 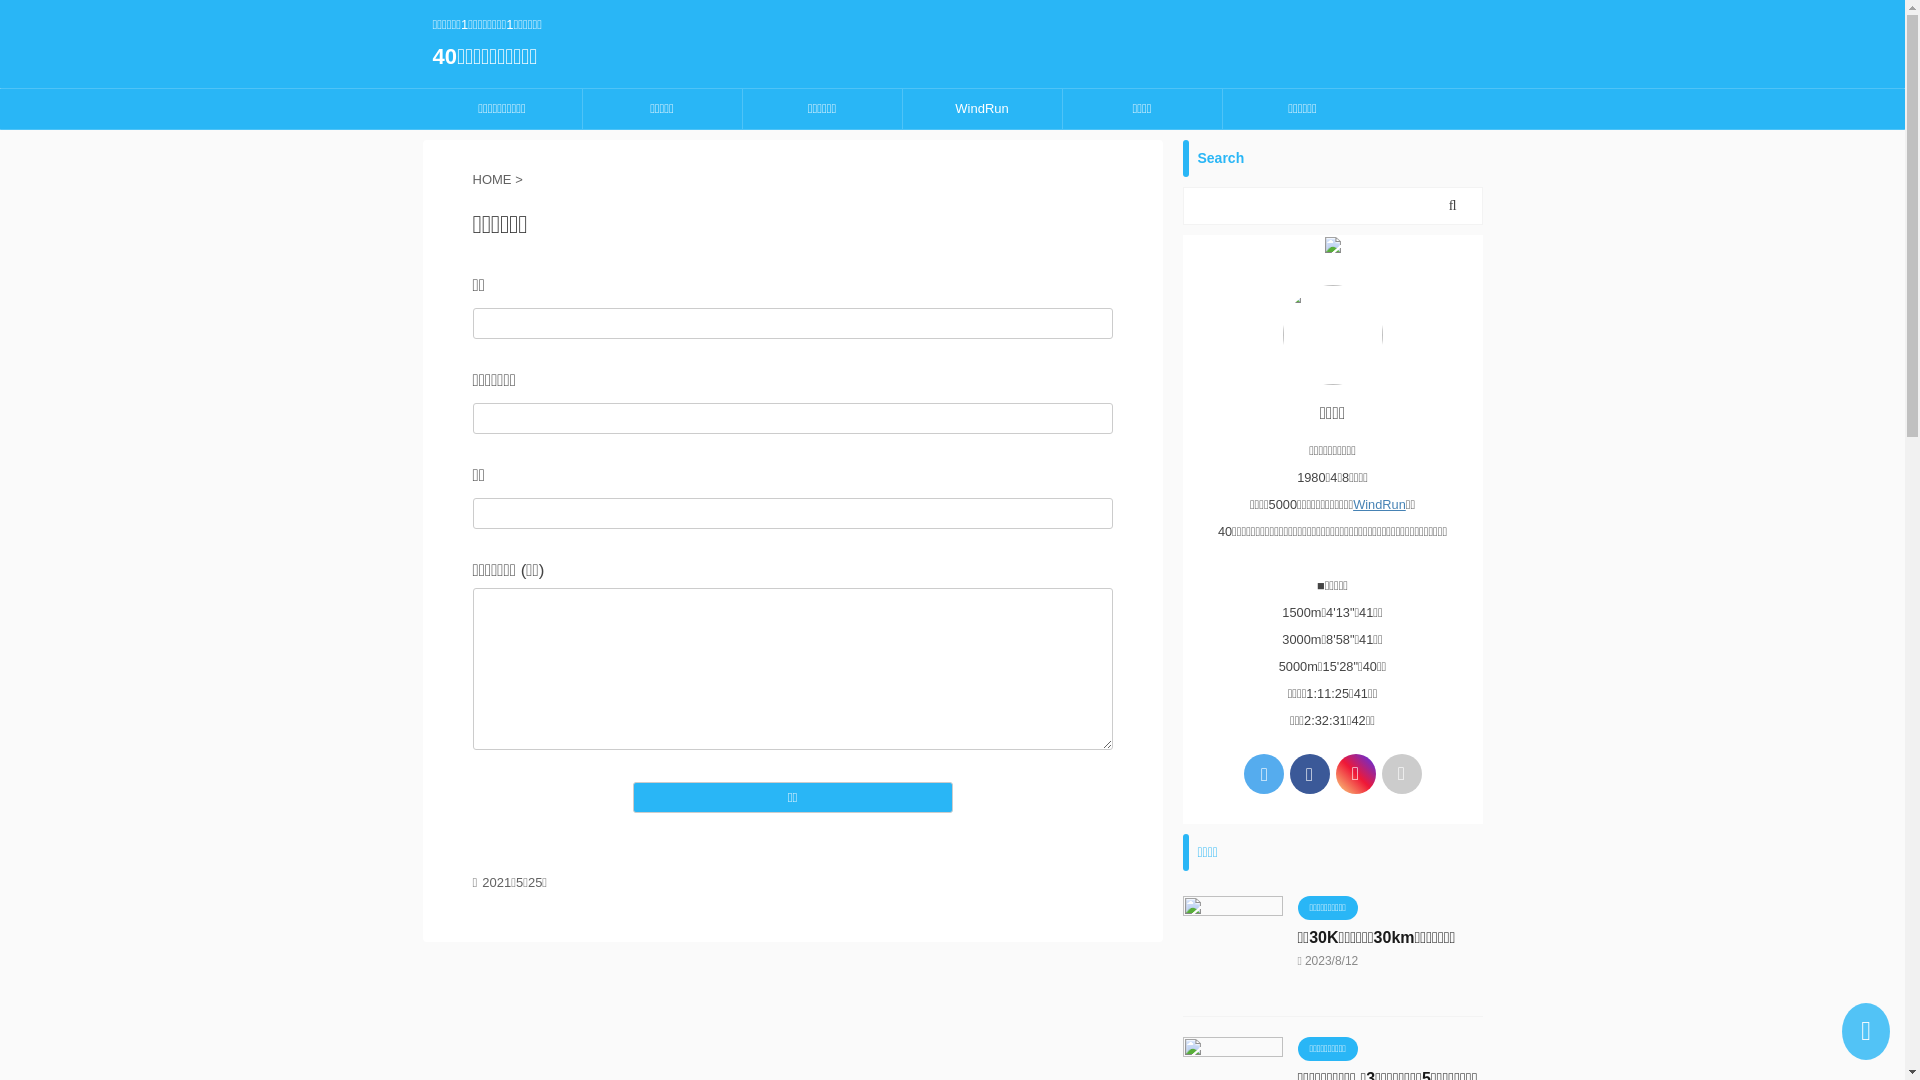 I want to click on 'HOME', so click(x=493, y=178).